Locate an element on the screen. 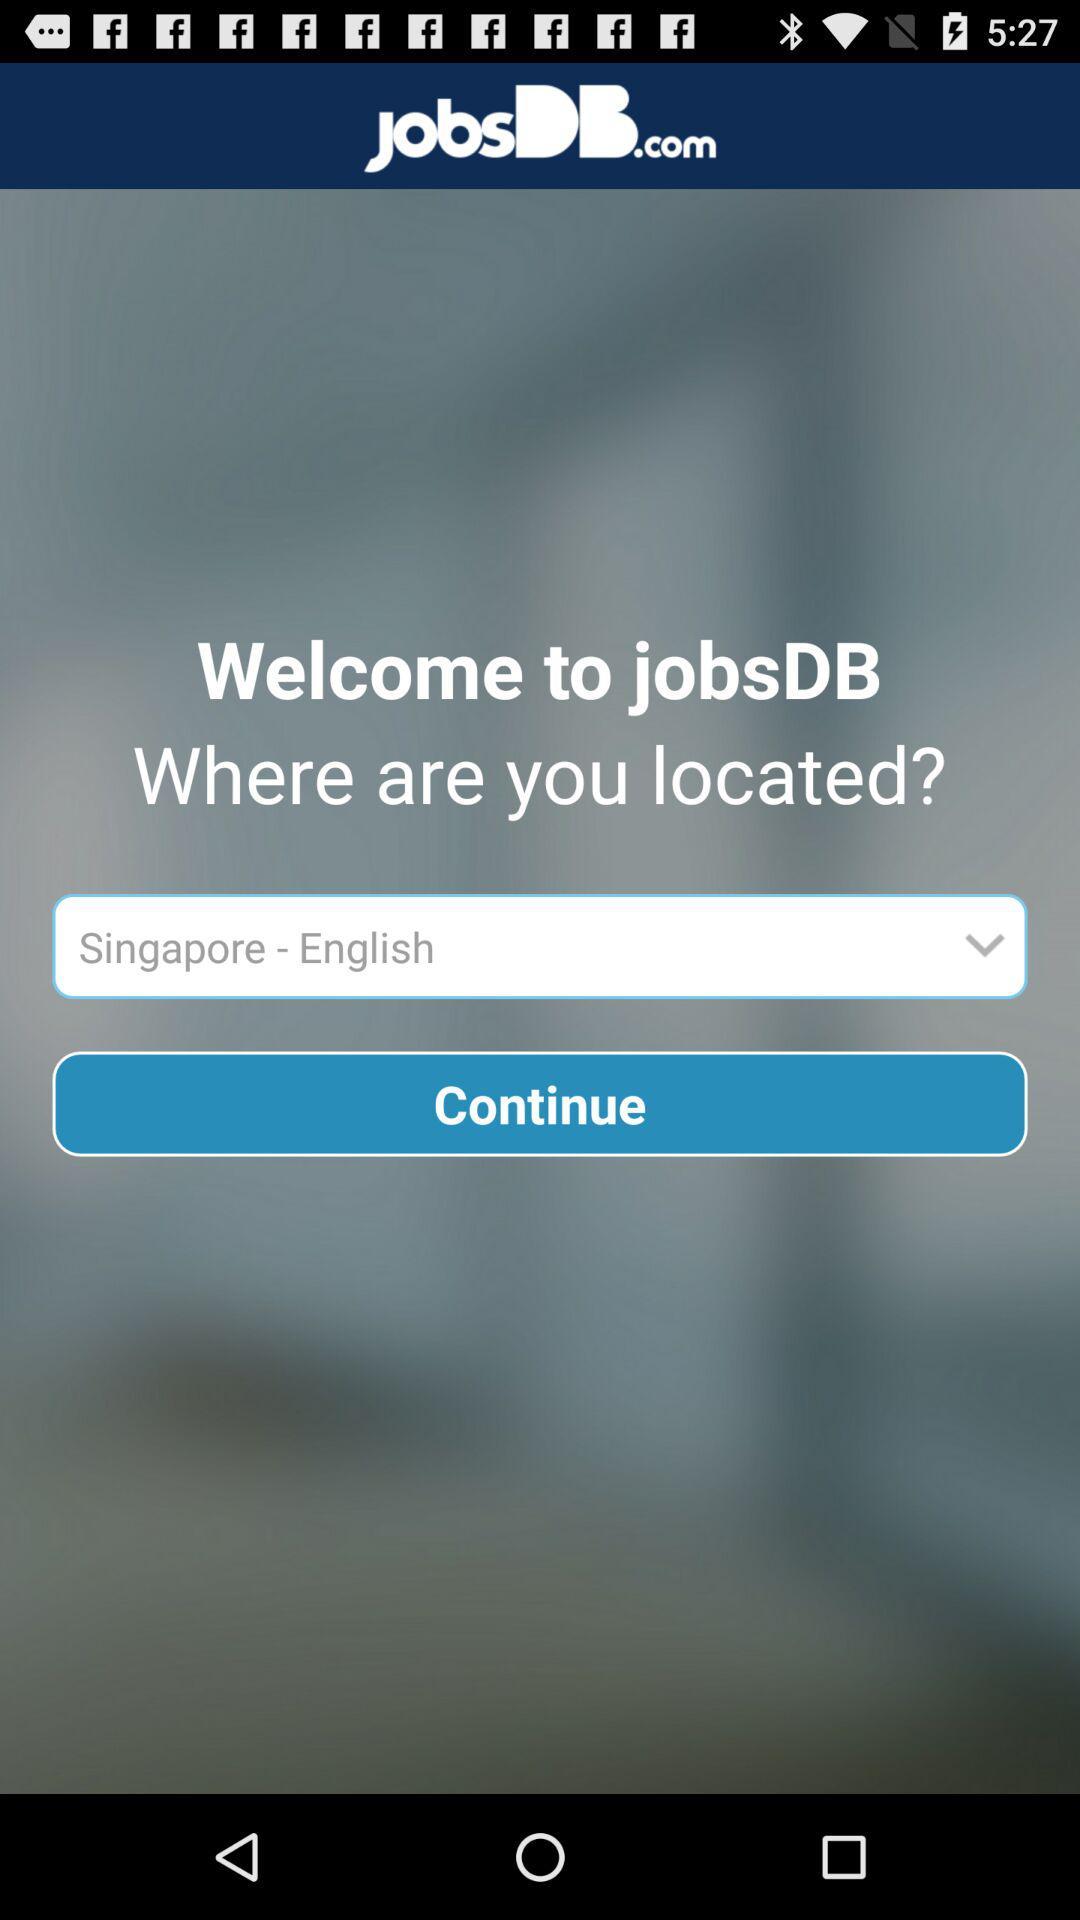 The width and height of the screenshot is (1080, 1920). icon below singapore - english is located at coordinates (540, 1103).